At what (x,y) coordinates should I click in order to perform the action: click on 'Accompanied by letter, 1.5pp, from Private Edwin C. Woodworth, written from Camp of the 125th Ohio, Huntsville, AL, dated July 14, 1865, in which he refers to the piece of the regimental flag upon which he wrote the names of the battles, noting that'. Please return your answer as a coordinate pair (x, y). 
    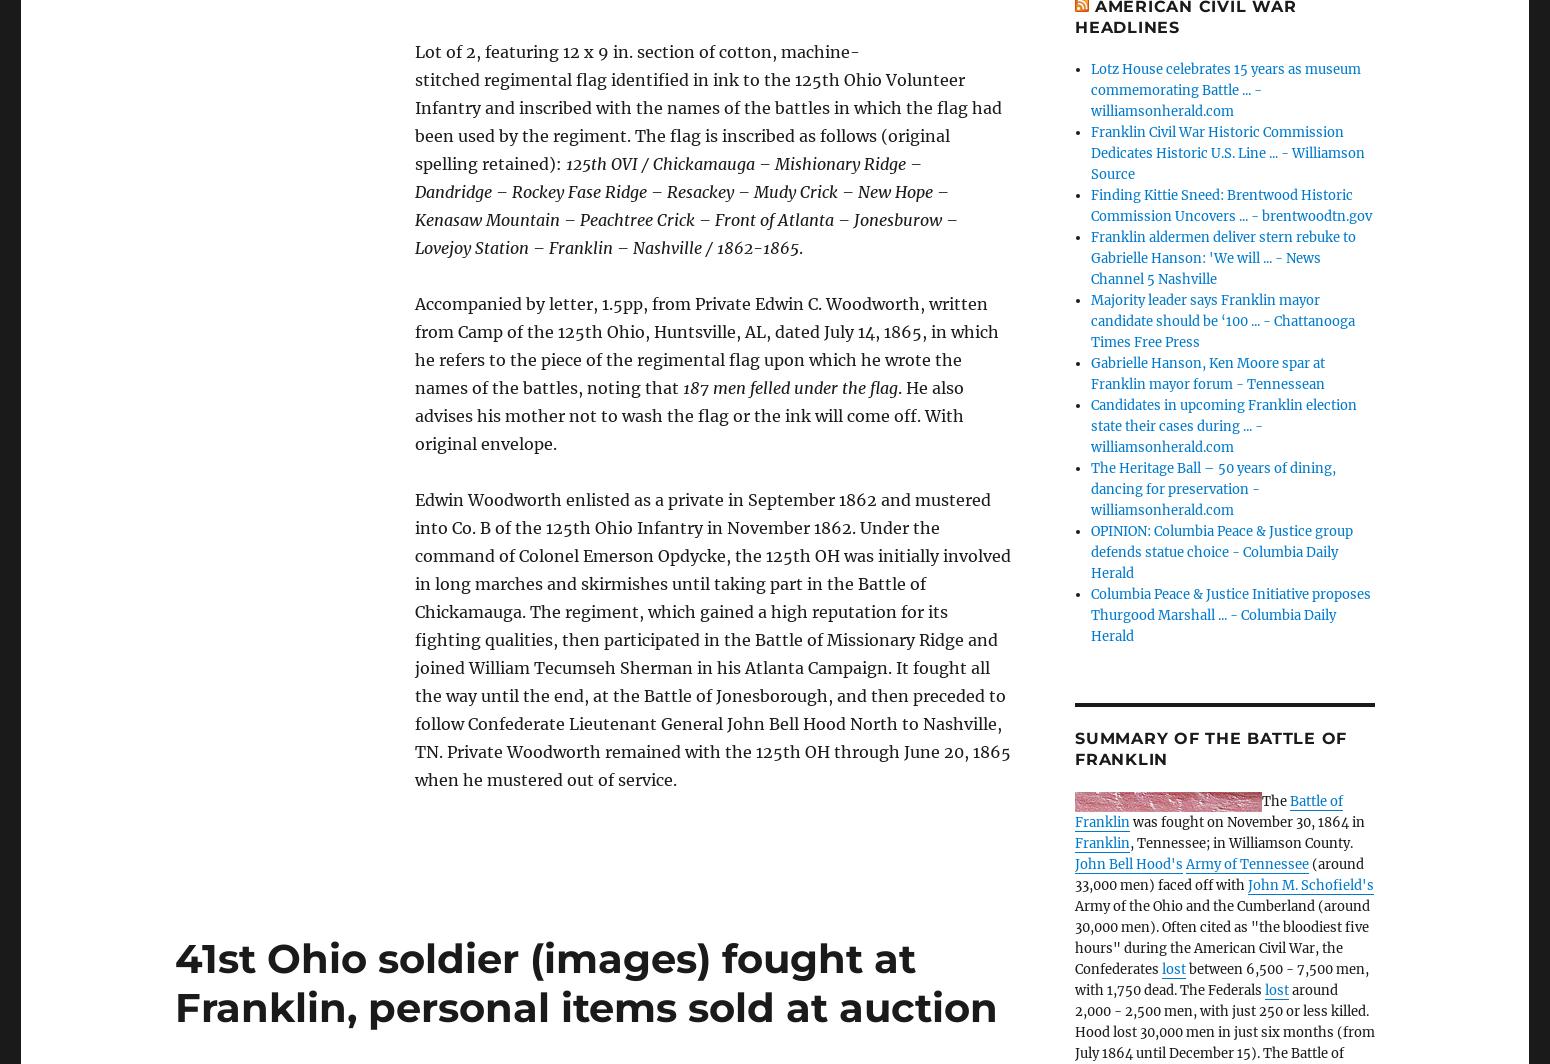
    Looking at the image, I should click on (706, 344).